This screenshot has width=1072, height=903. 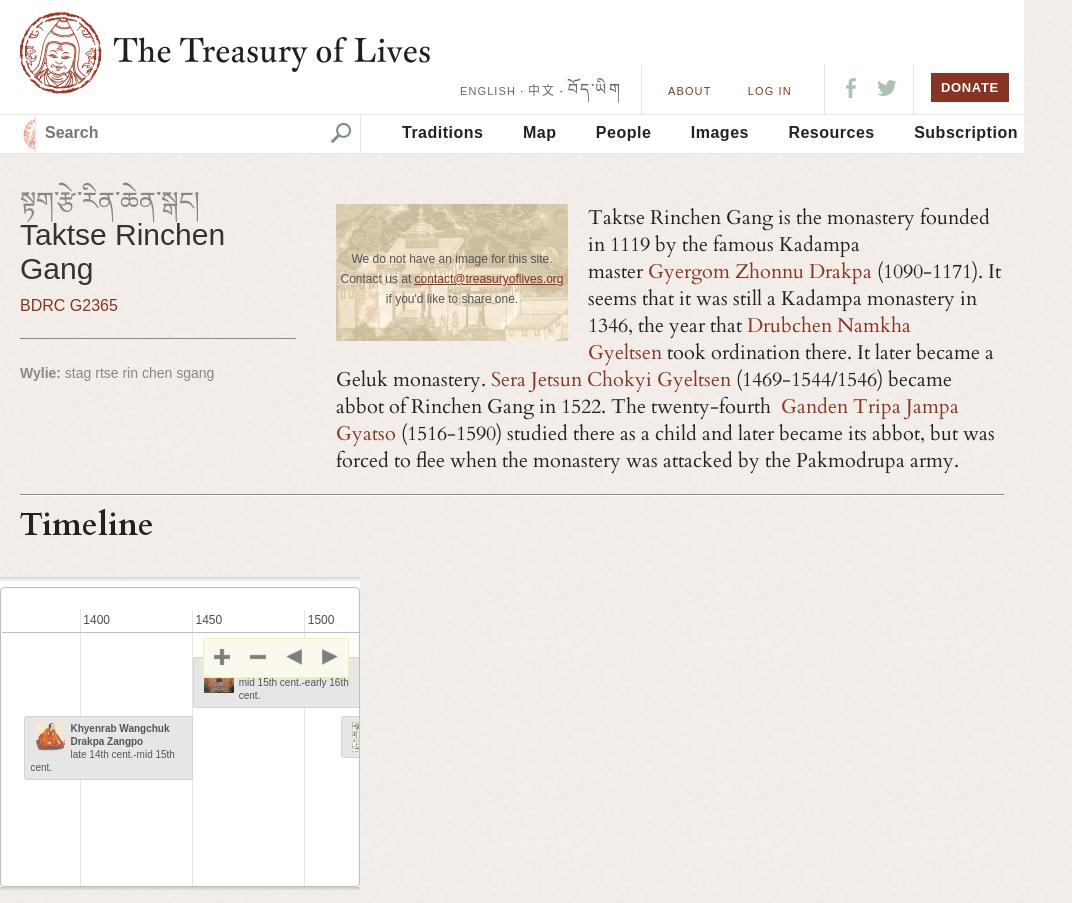 I want to click on 'Drubchen Namkha Gyeltsen', so click(x=749, y=338).